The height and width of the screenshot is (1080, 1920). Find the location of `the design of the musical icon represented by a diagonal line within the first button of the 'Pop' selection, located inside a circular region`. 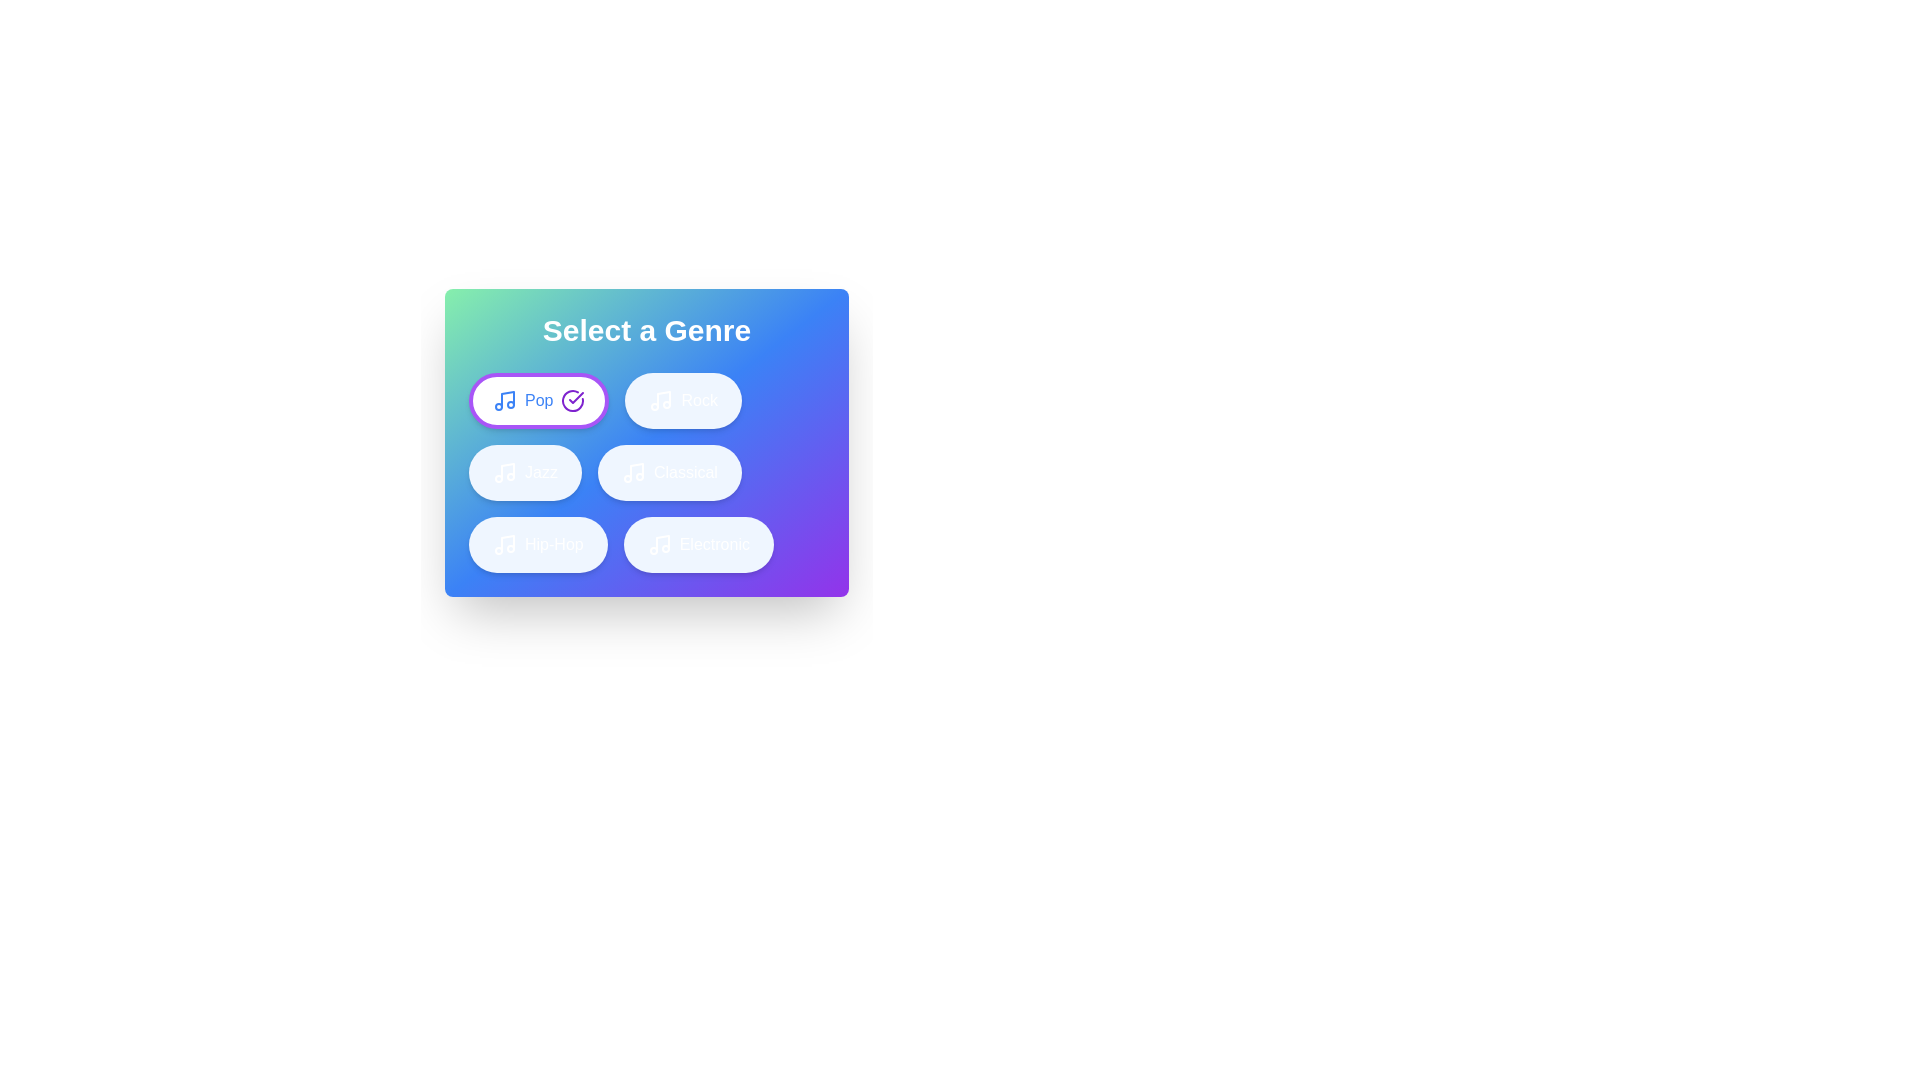

the design of the musical icon represented by a diagonal line within the first button of the 'Pop' selection, located inside a circular region is located at coordinates (508, 399).